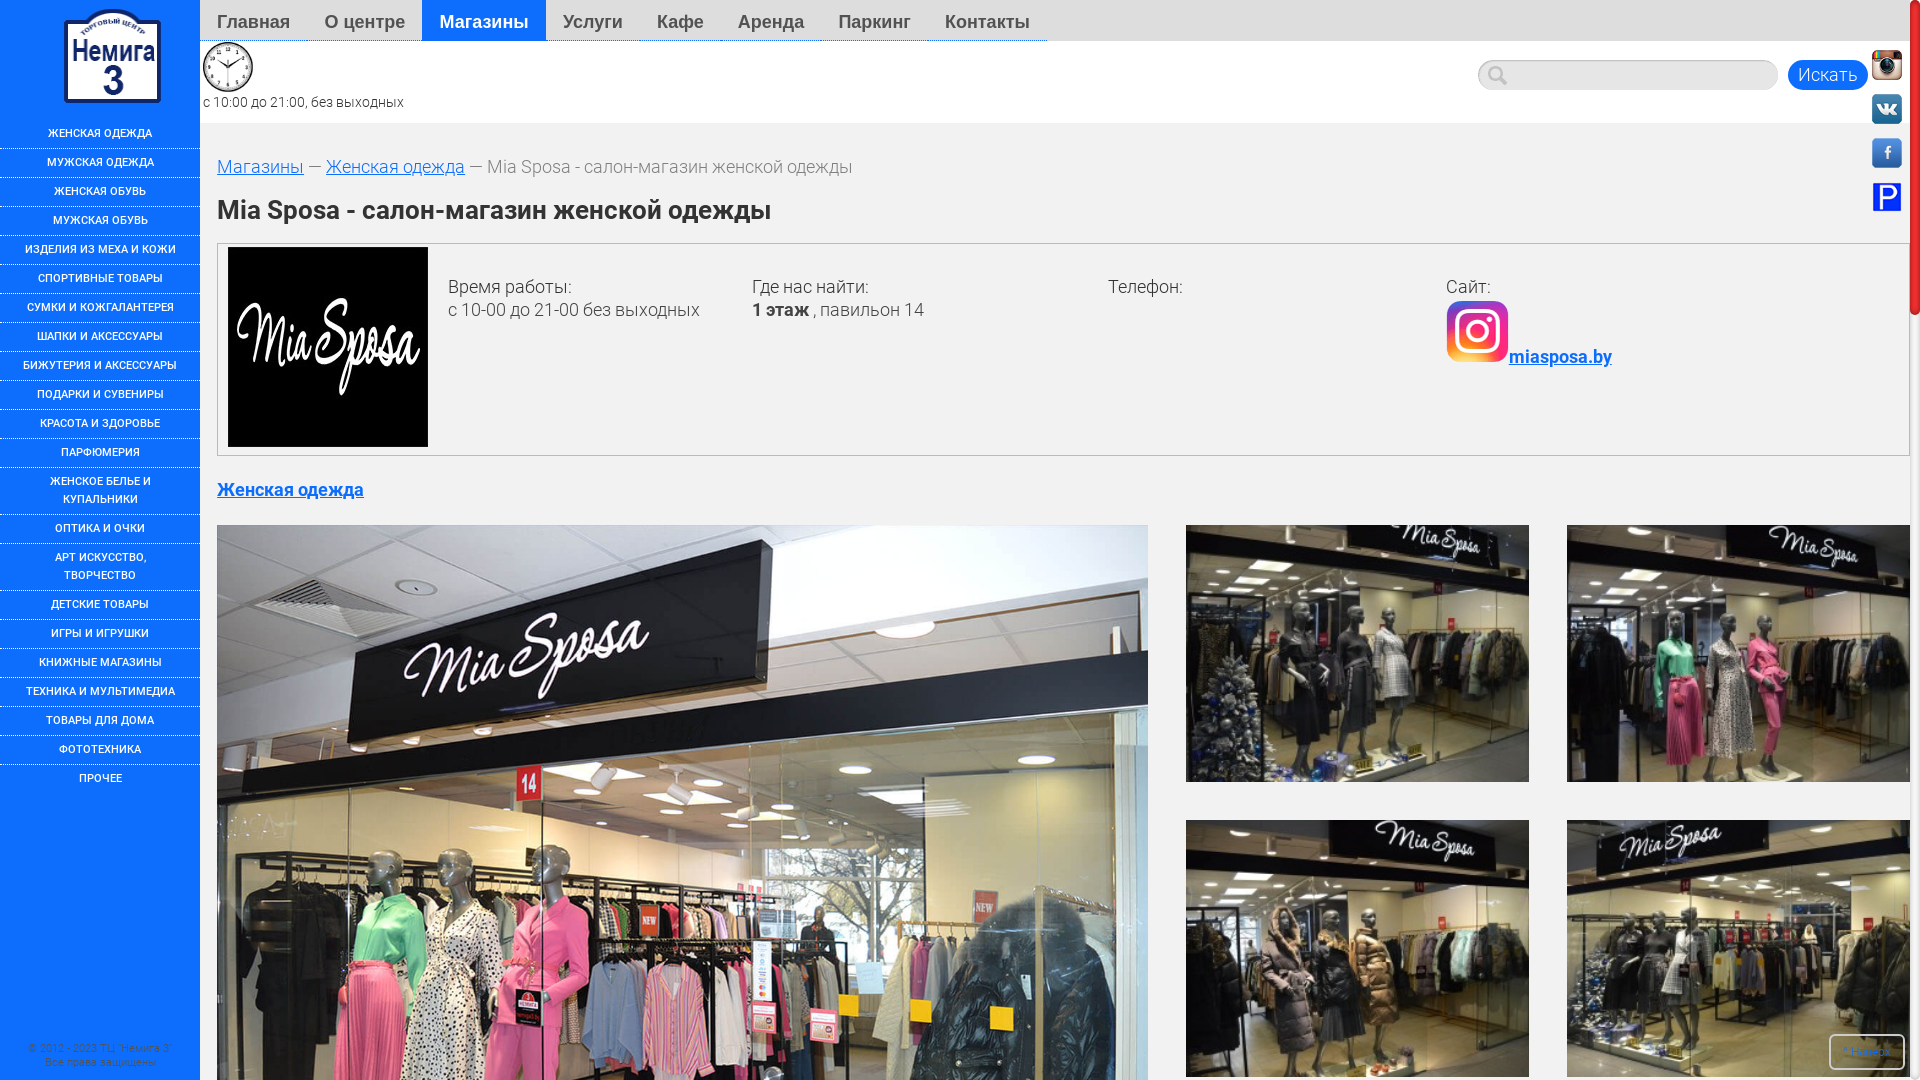 The height and width of the screenshot is (1080, 1920). I want to click on 'miasposa.by', so click(1528, 355).